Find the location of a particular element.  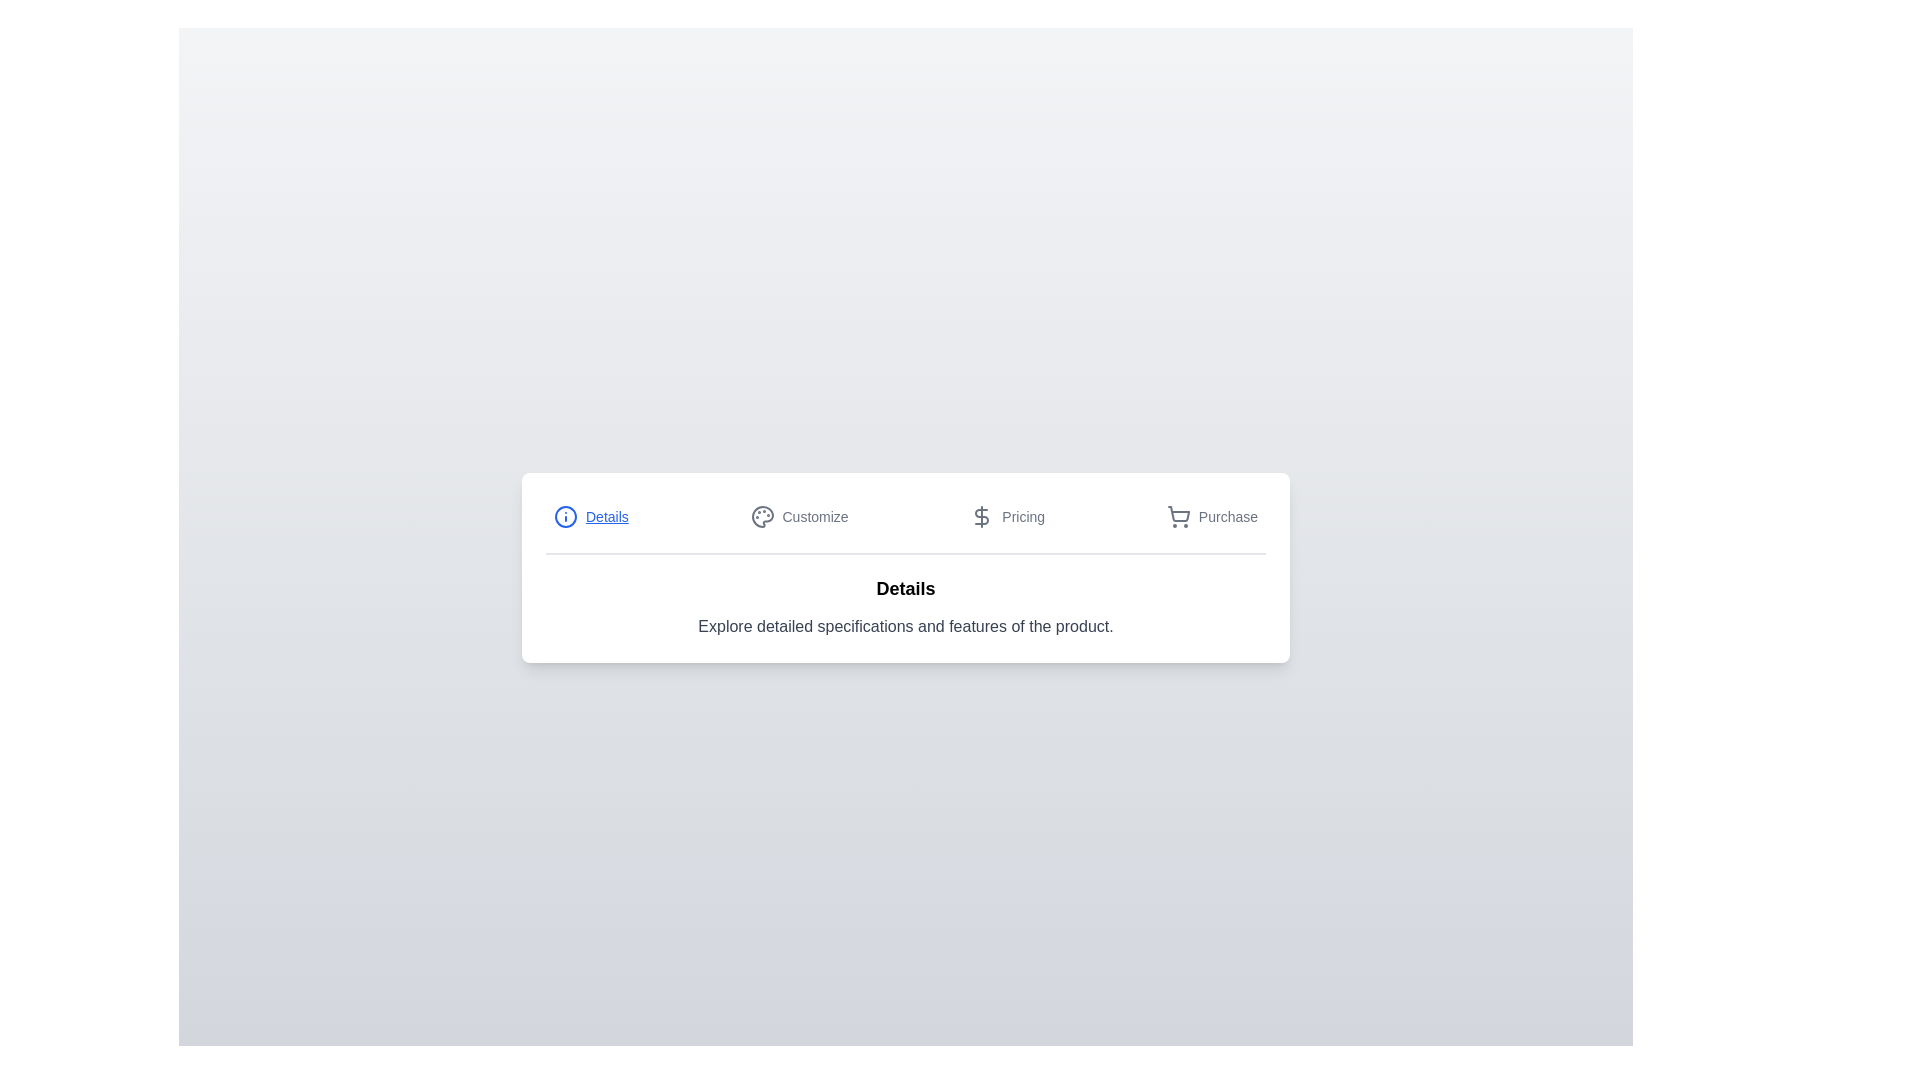

the icon next to the tab title Details to perform the action associated with it is located at coordinates (565, 515).